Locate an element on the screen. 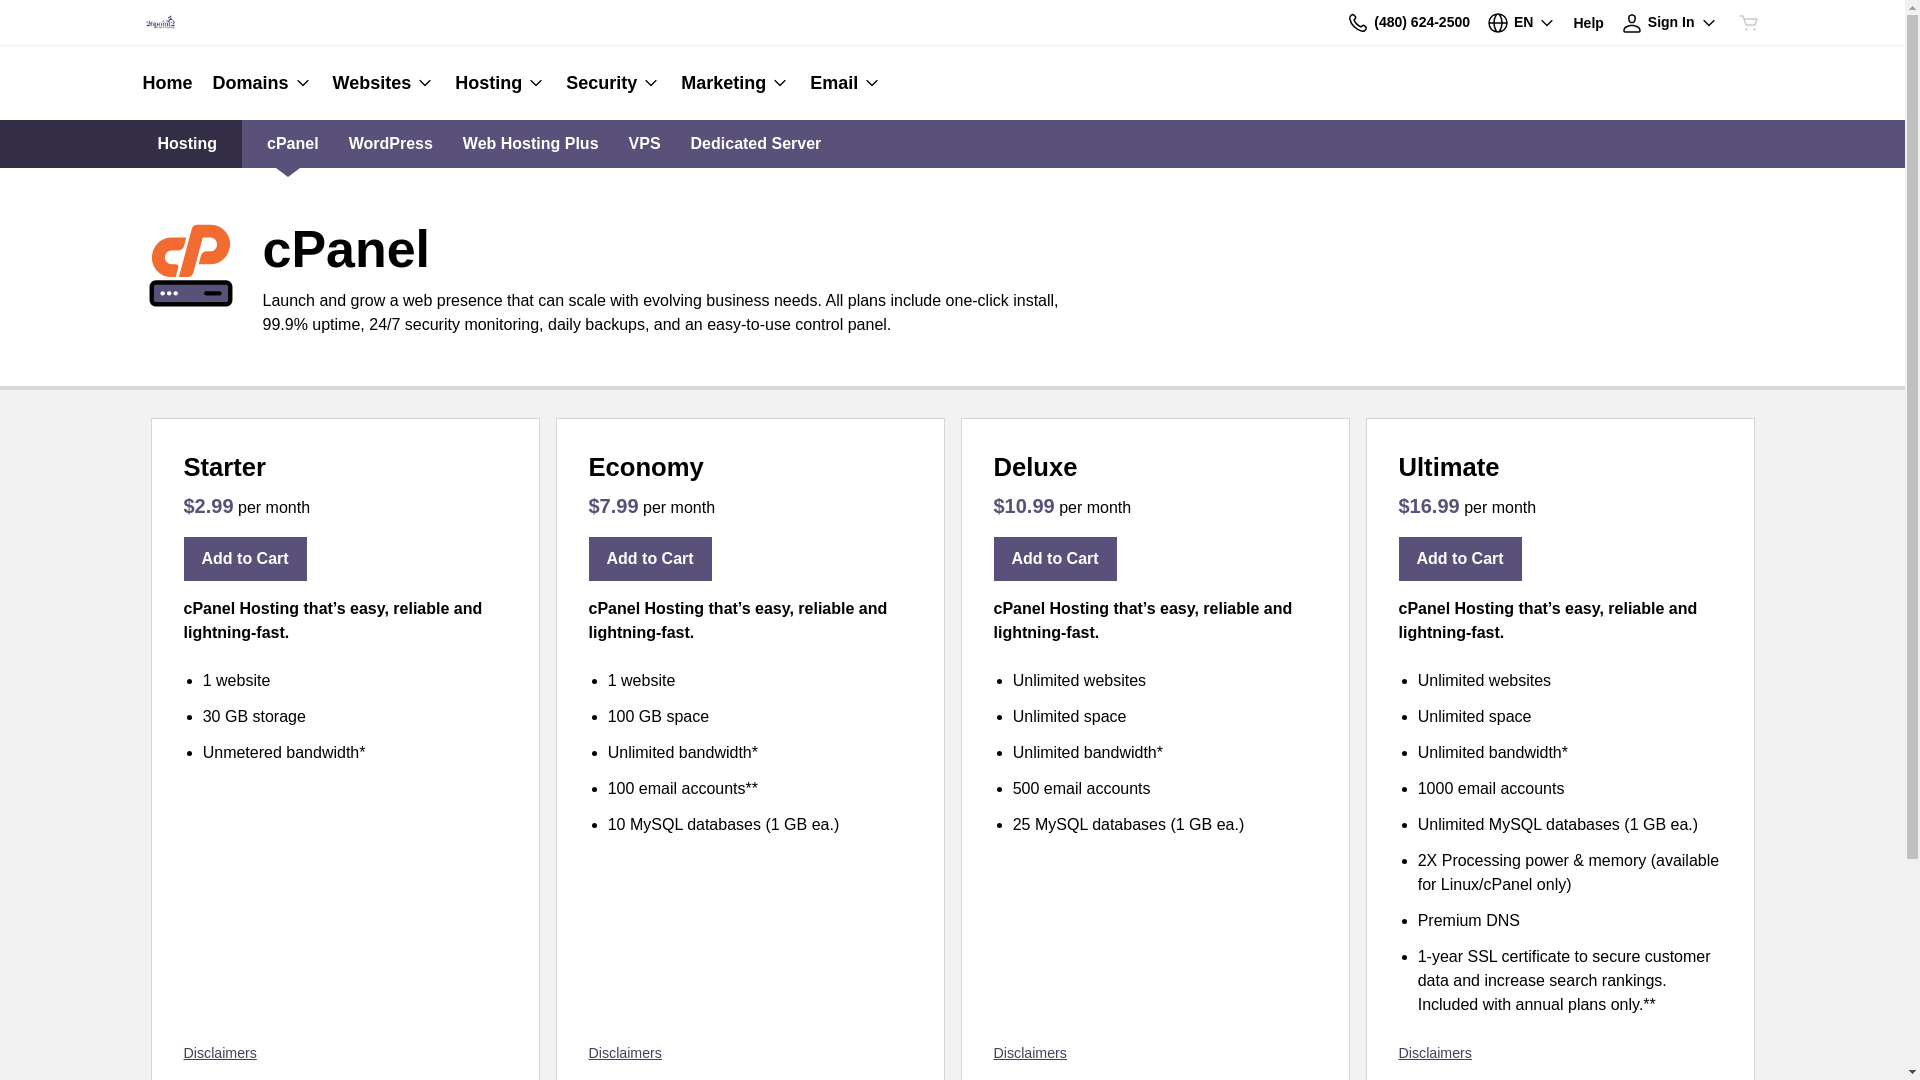 This screenshot has height=1080, width=1920. 'Disclaimers' is located at coordinates (183, 1052).